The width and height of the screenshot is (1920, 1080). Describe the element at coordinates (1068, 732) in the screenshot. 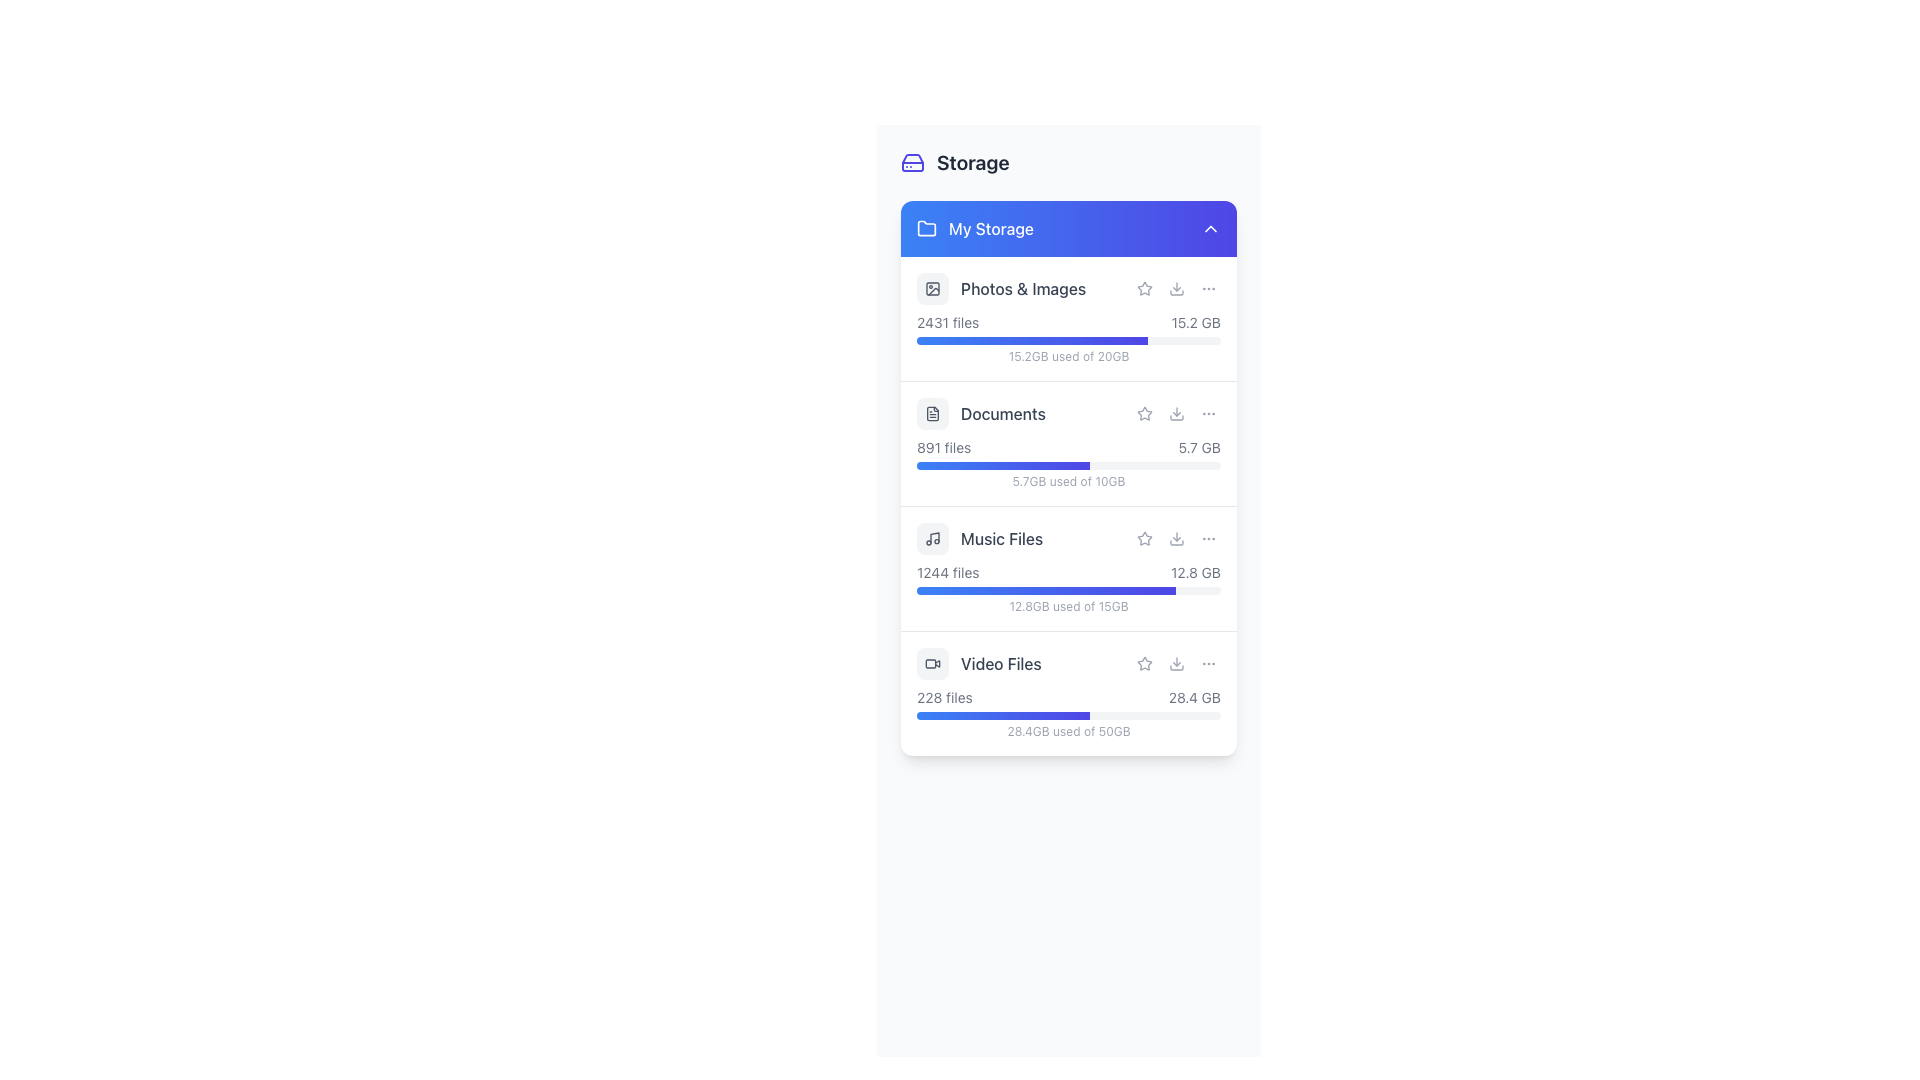

I see `the Text element displaying '28.4GB used of 50GB' located at the bottom of the 'Video Files' section` at that location.